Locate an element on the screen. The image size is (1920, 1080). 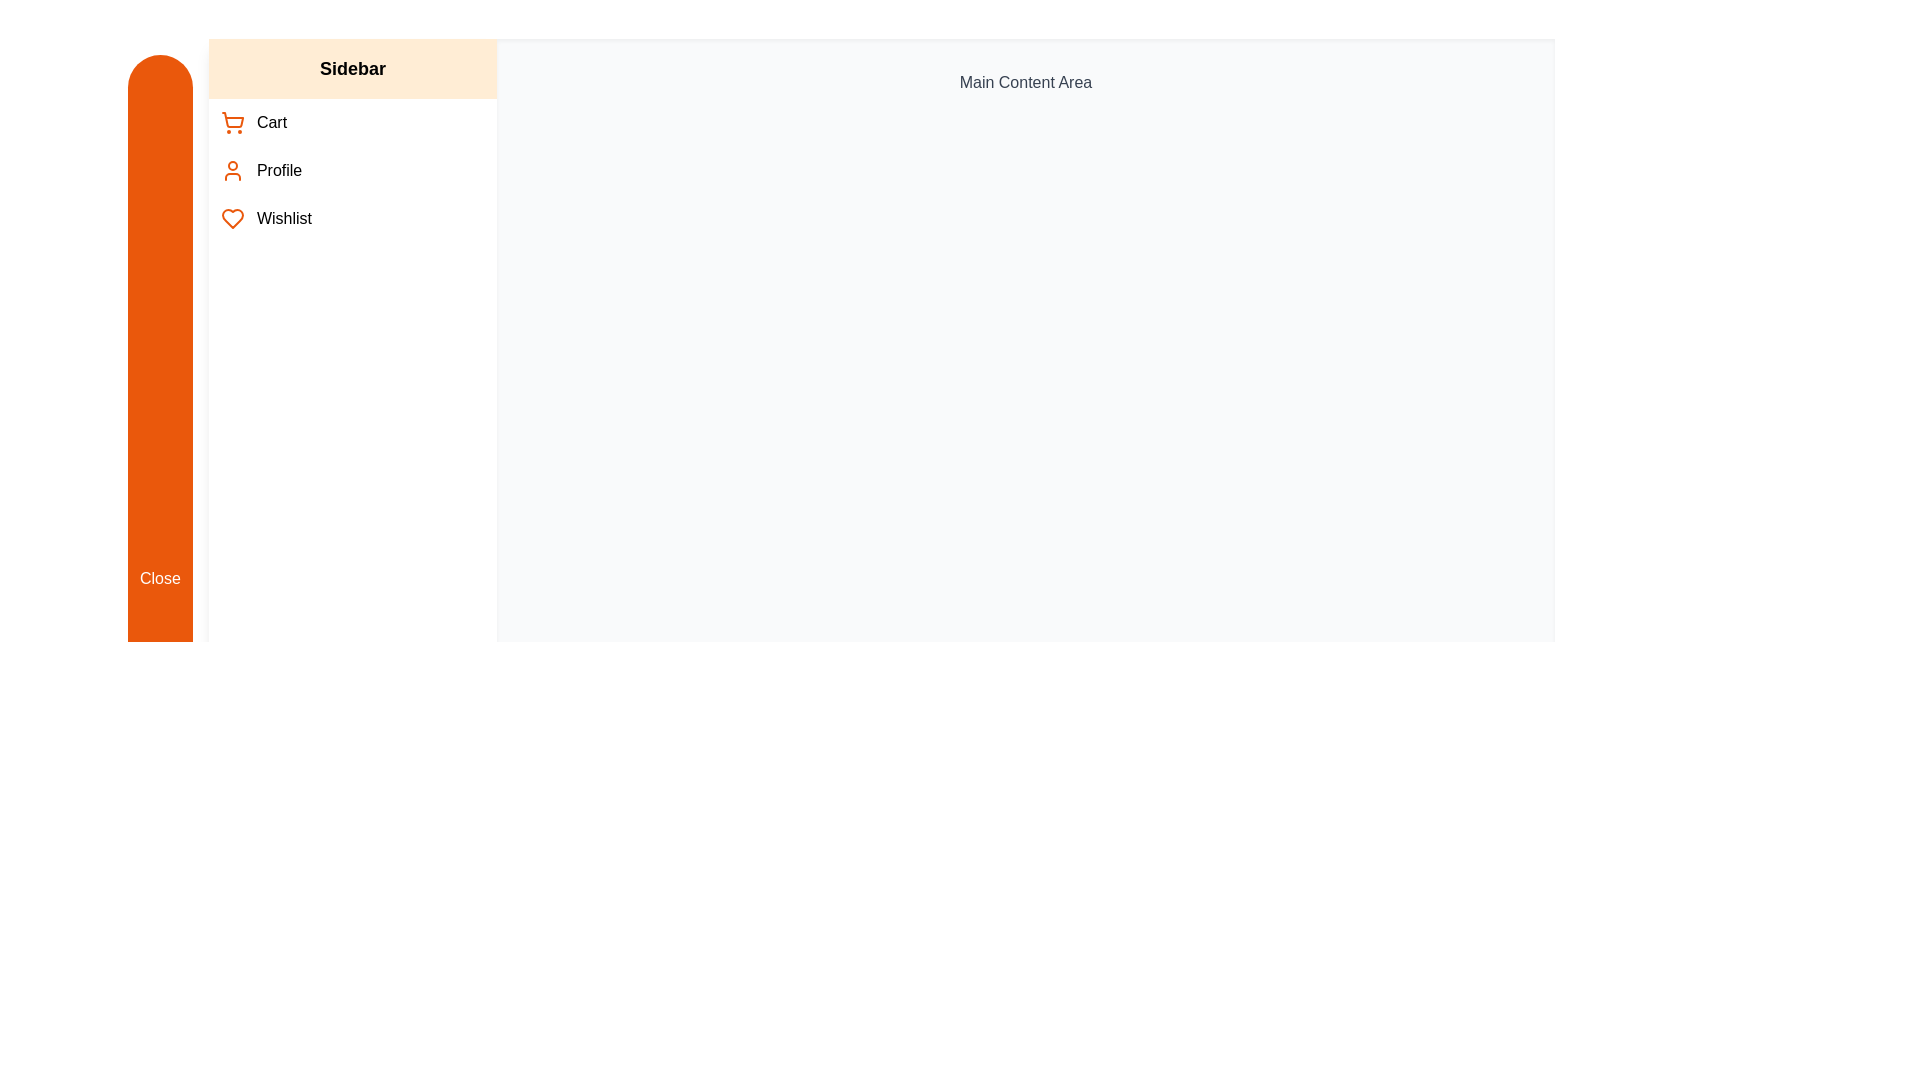
the icon next to Wishlist in the sidebar is located at coordinates (231, 219).